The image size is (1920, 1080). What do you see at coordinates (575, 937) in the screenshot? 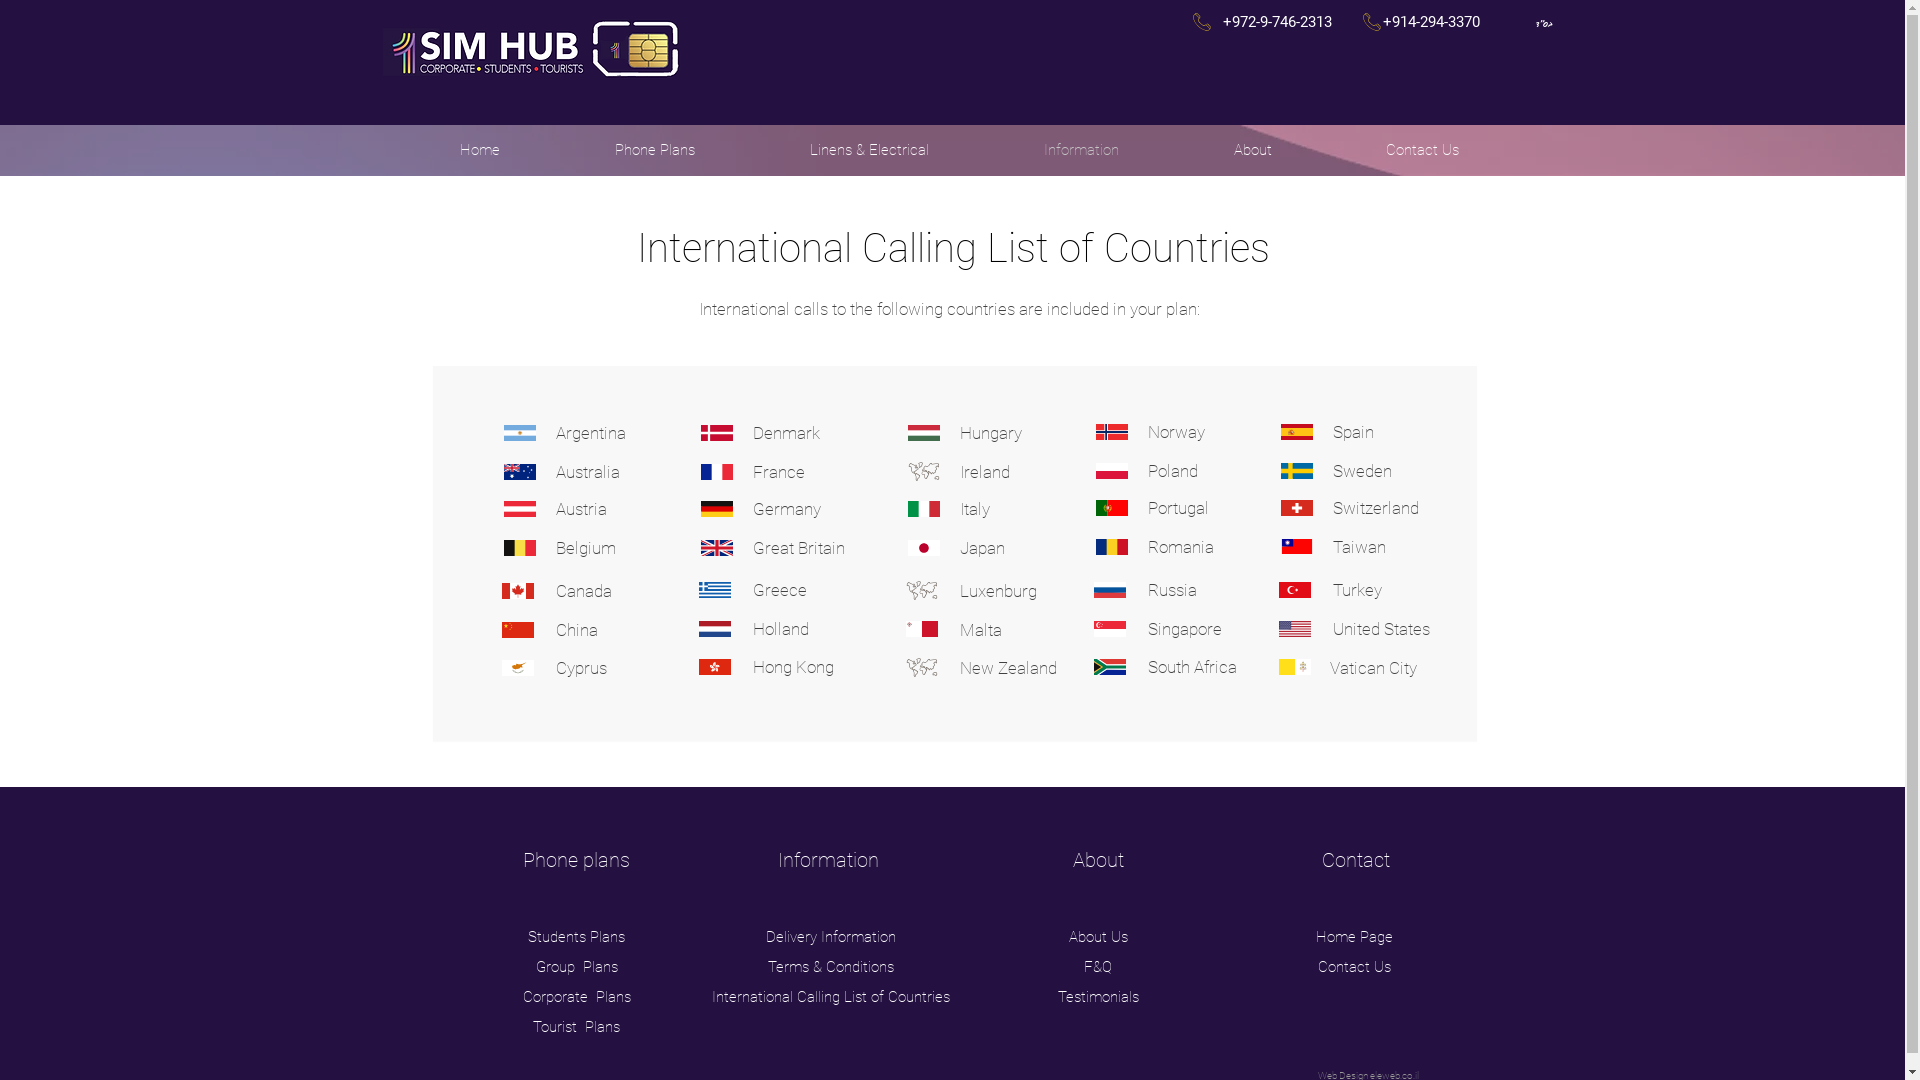
I see `'Students Plans'` at bounding box center [575, 937].